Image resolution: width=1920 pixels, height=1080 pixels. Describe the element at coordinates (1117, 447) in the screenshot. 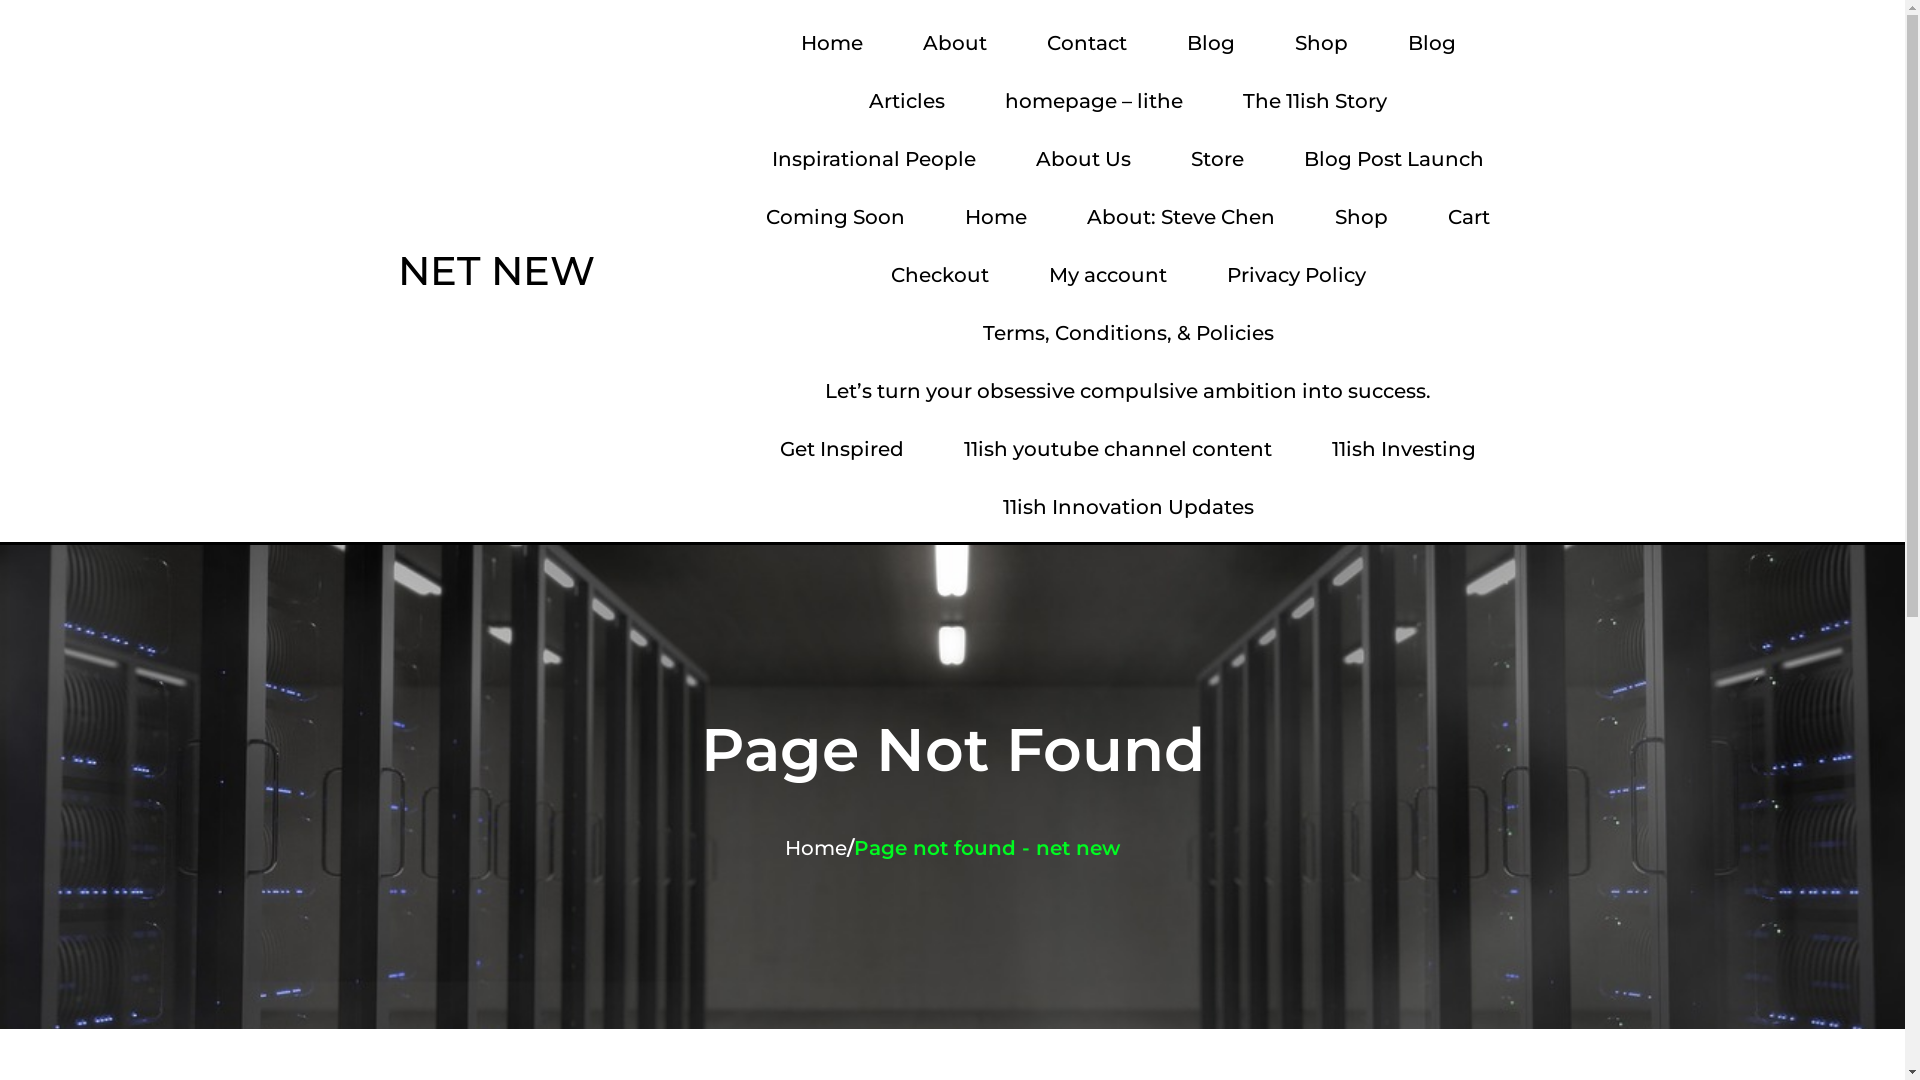

I see `'11ish youtube channel content'` at that location.